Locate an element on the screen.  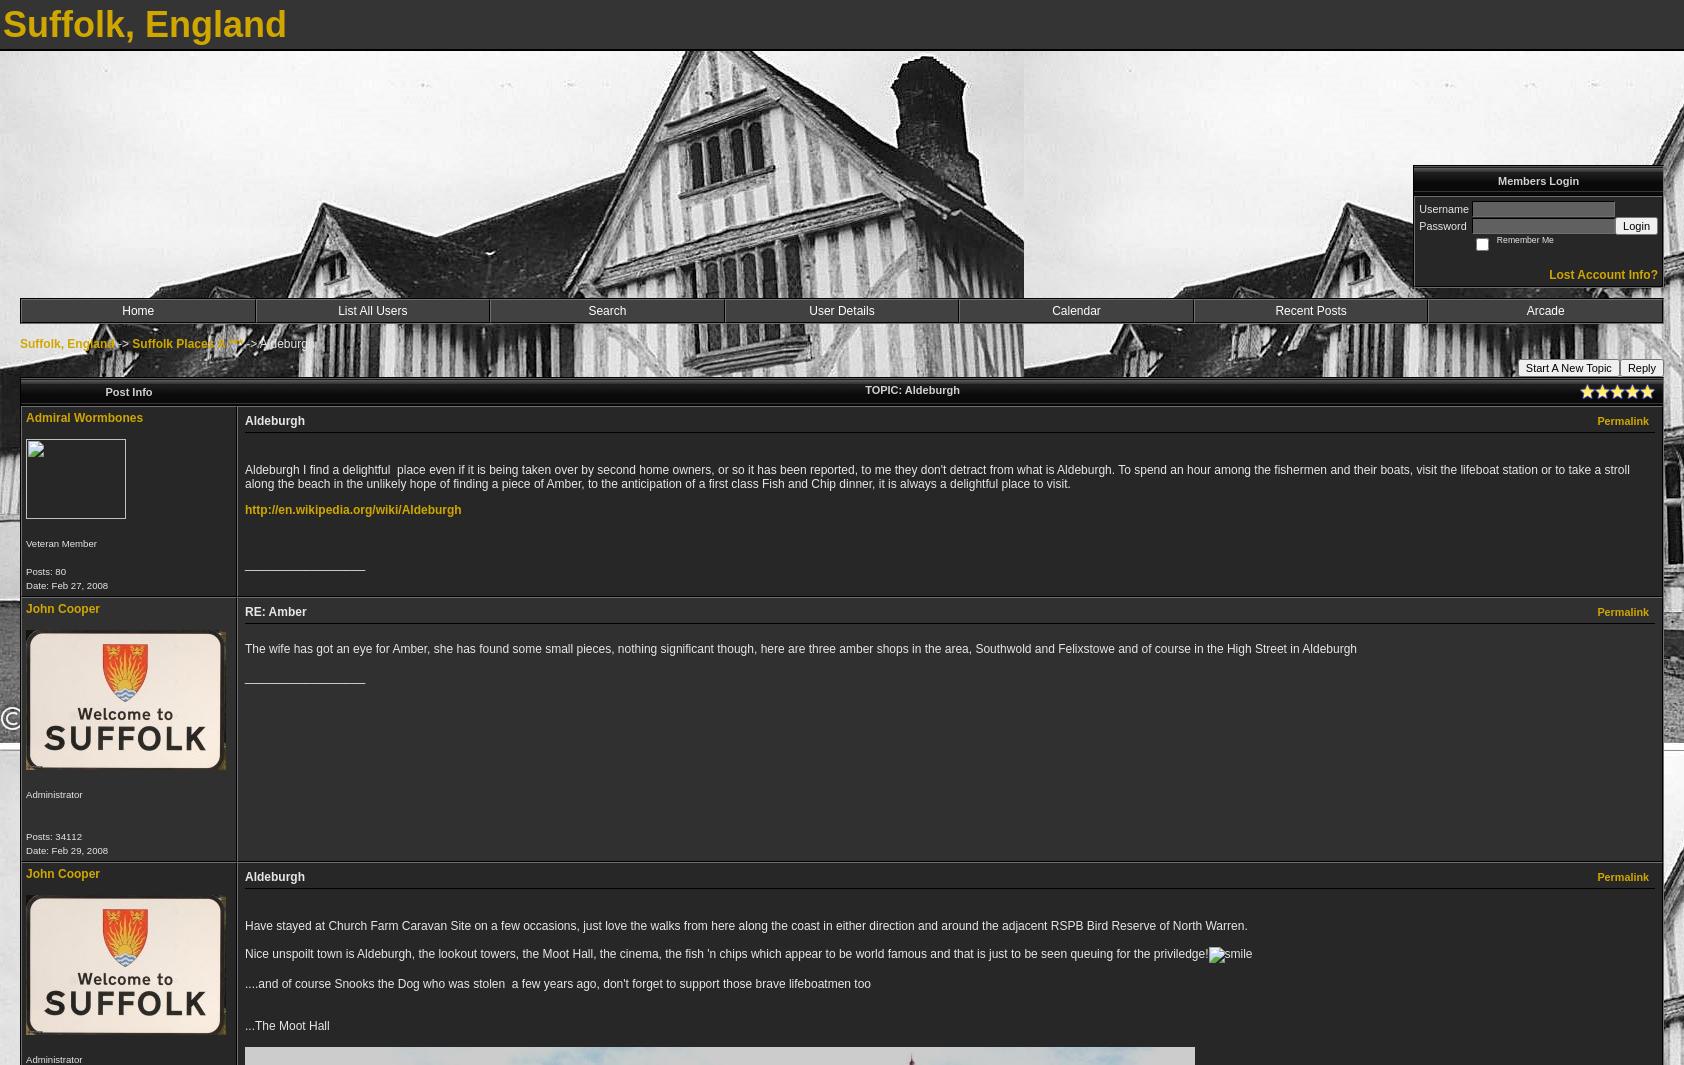
'Admiral Wormbones' is located at coordinates (83, 417).